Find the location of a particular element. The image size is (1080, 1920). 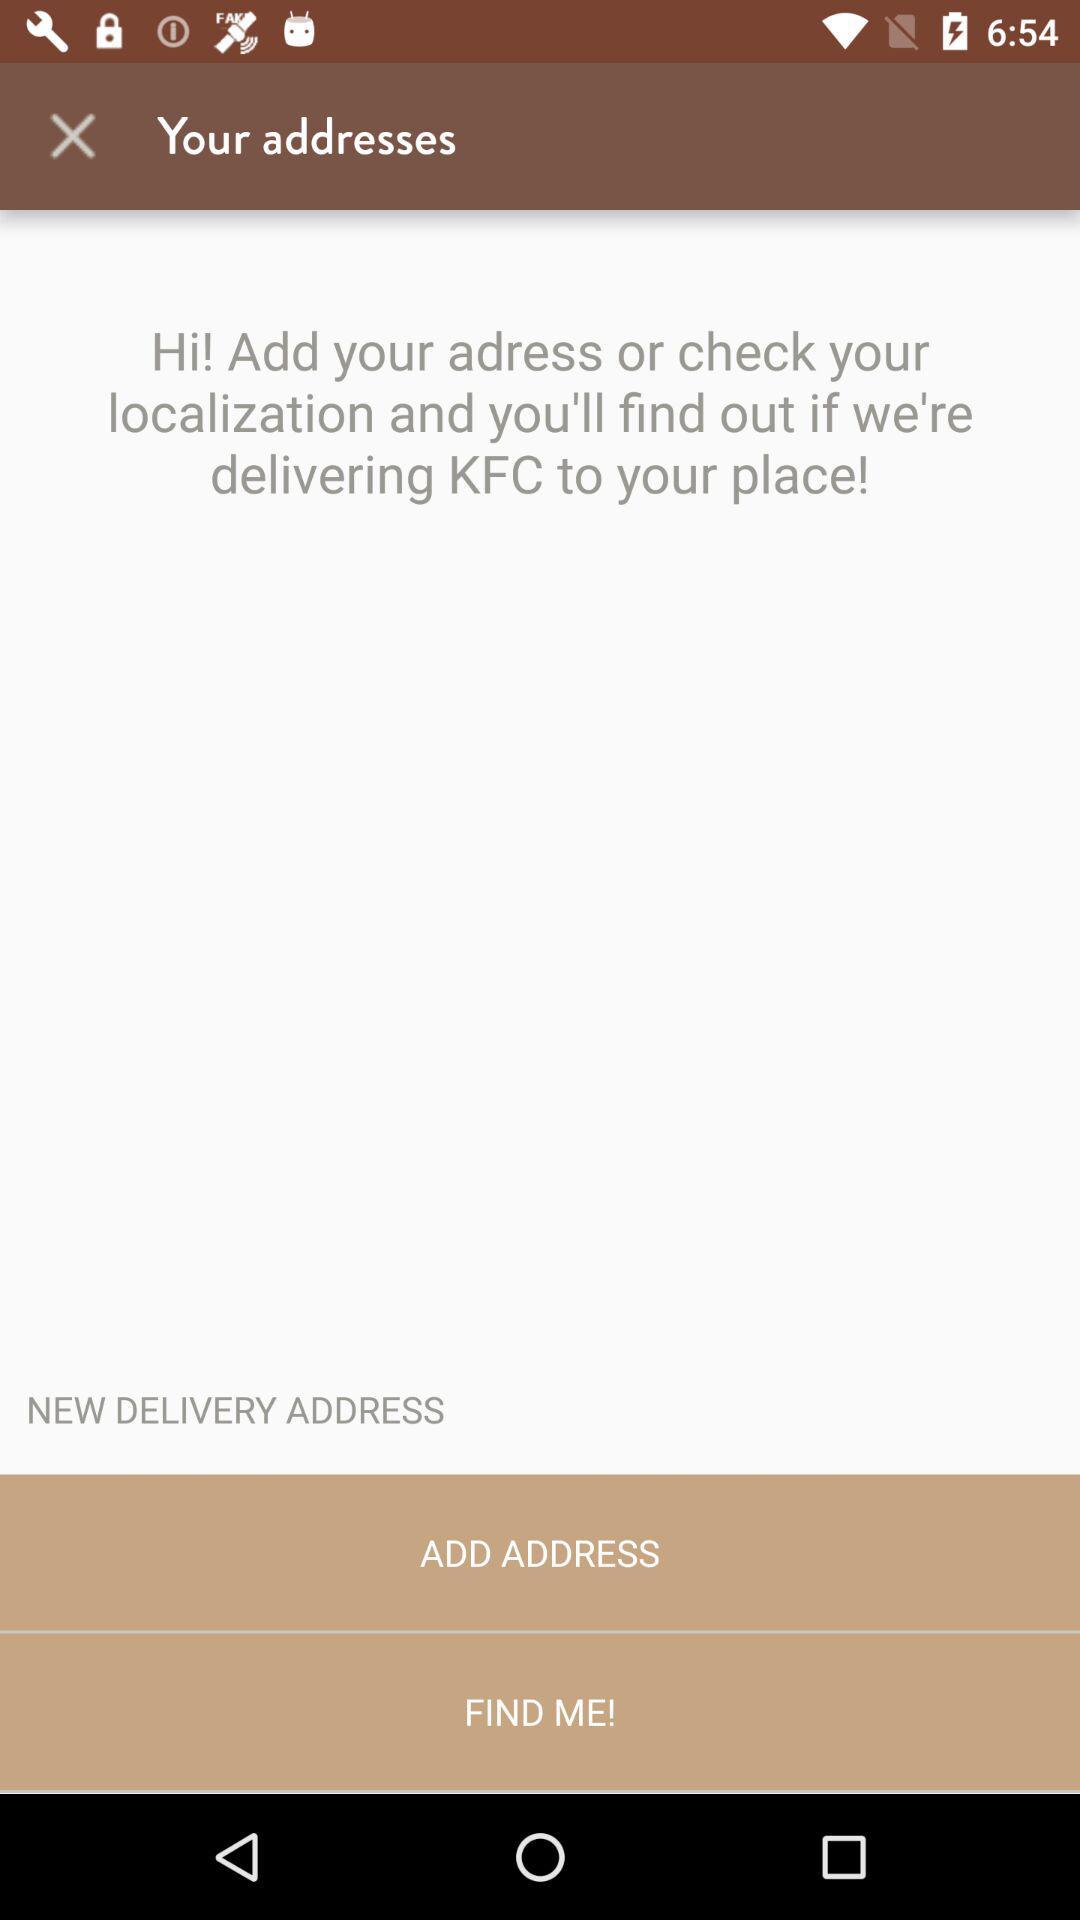

the icon above the hi add your is located at coordinates (72, 135).